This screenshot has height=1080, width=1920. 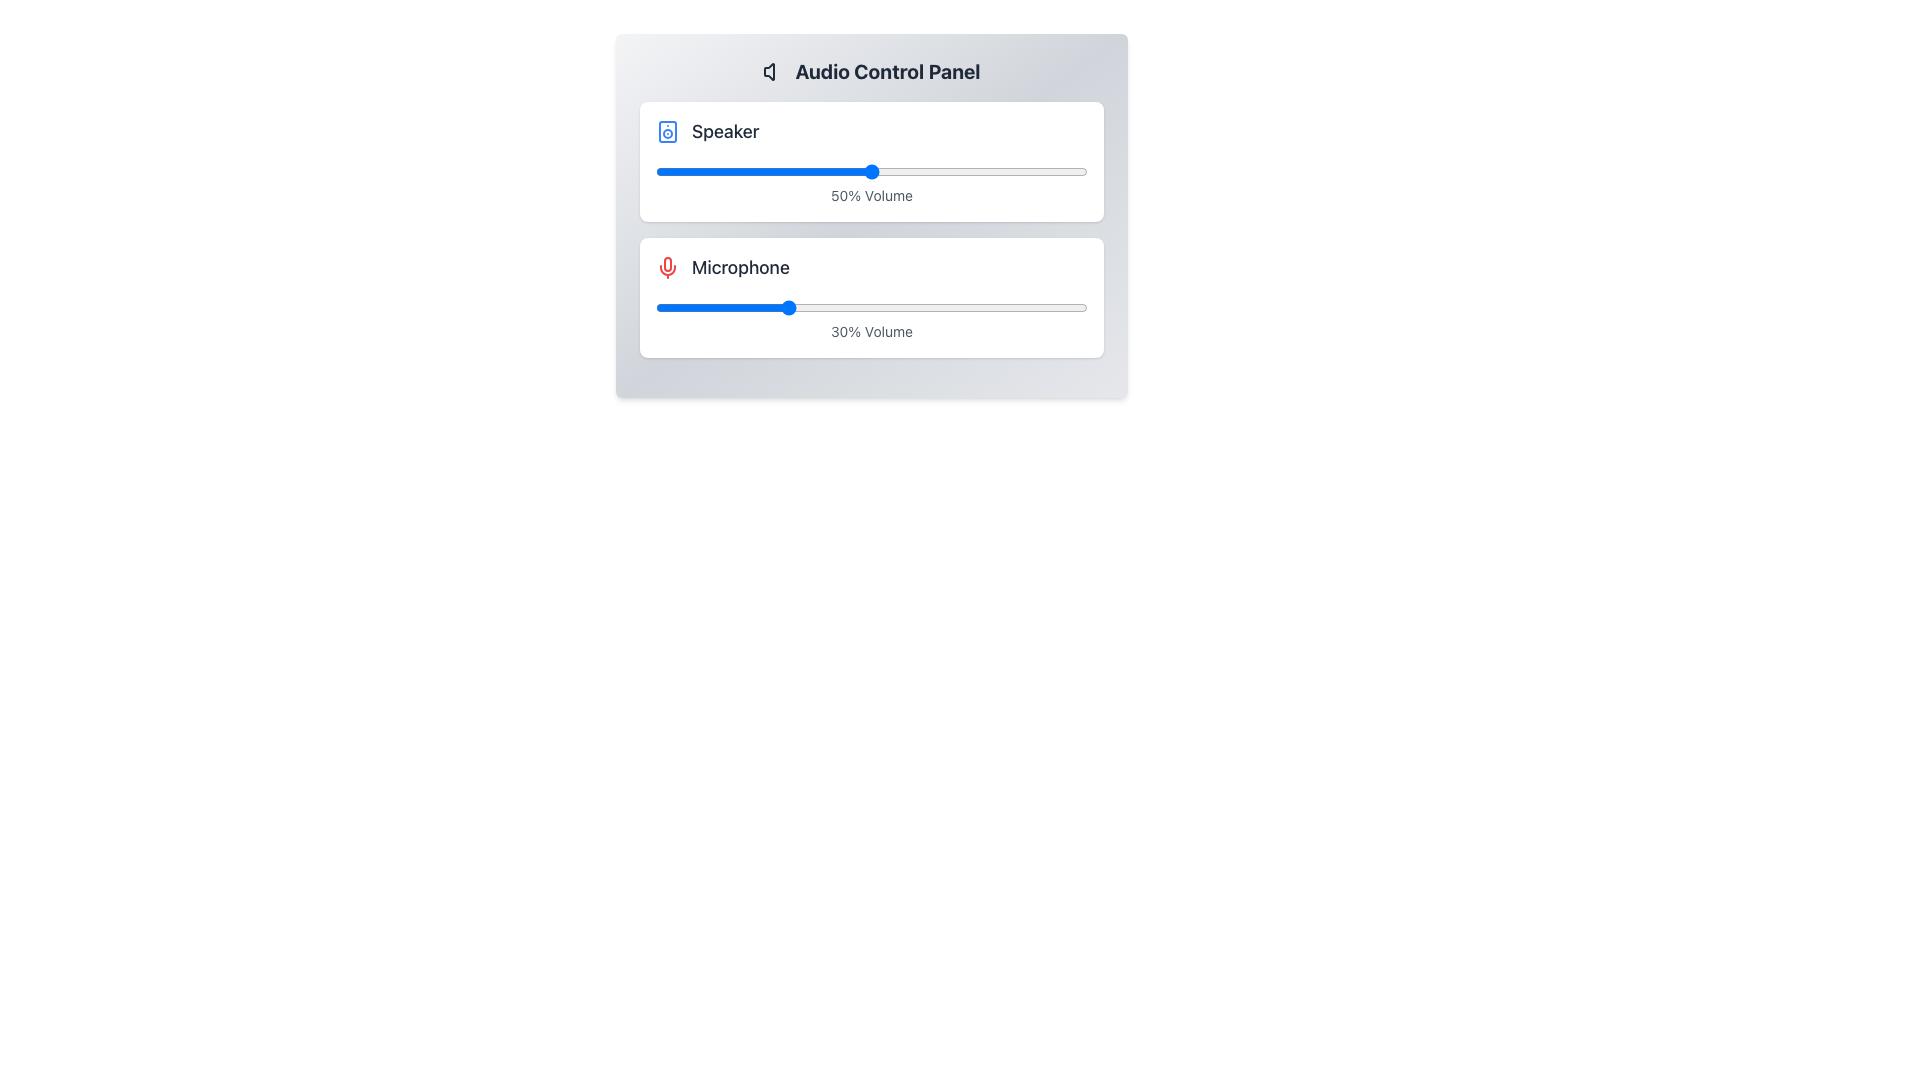 I want to click on volume percentage displayed on the 'Microphone' control element, which is represented by the text '30% Volume' below the blue slider, so click(x=872, y=297).